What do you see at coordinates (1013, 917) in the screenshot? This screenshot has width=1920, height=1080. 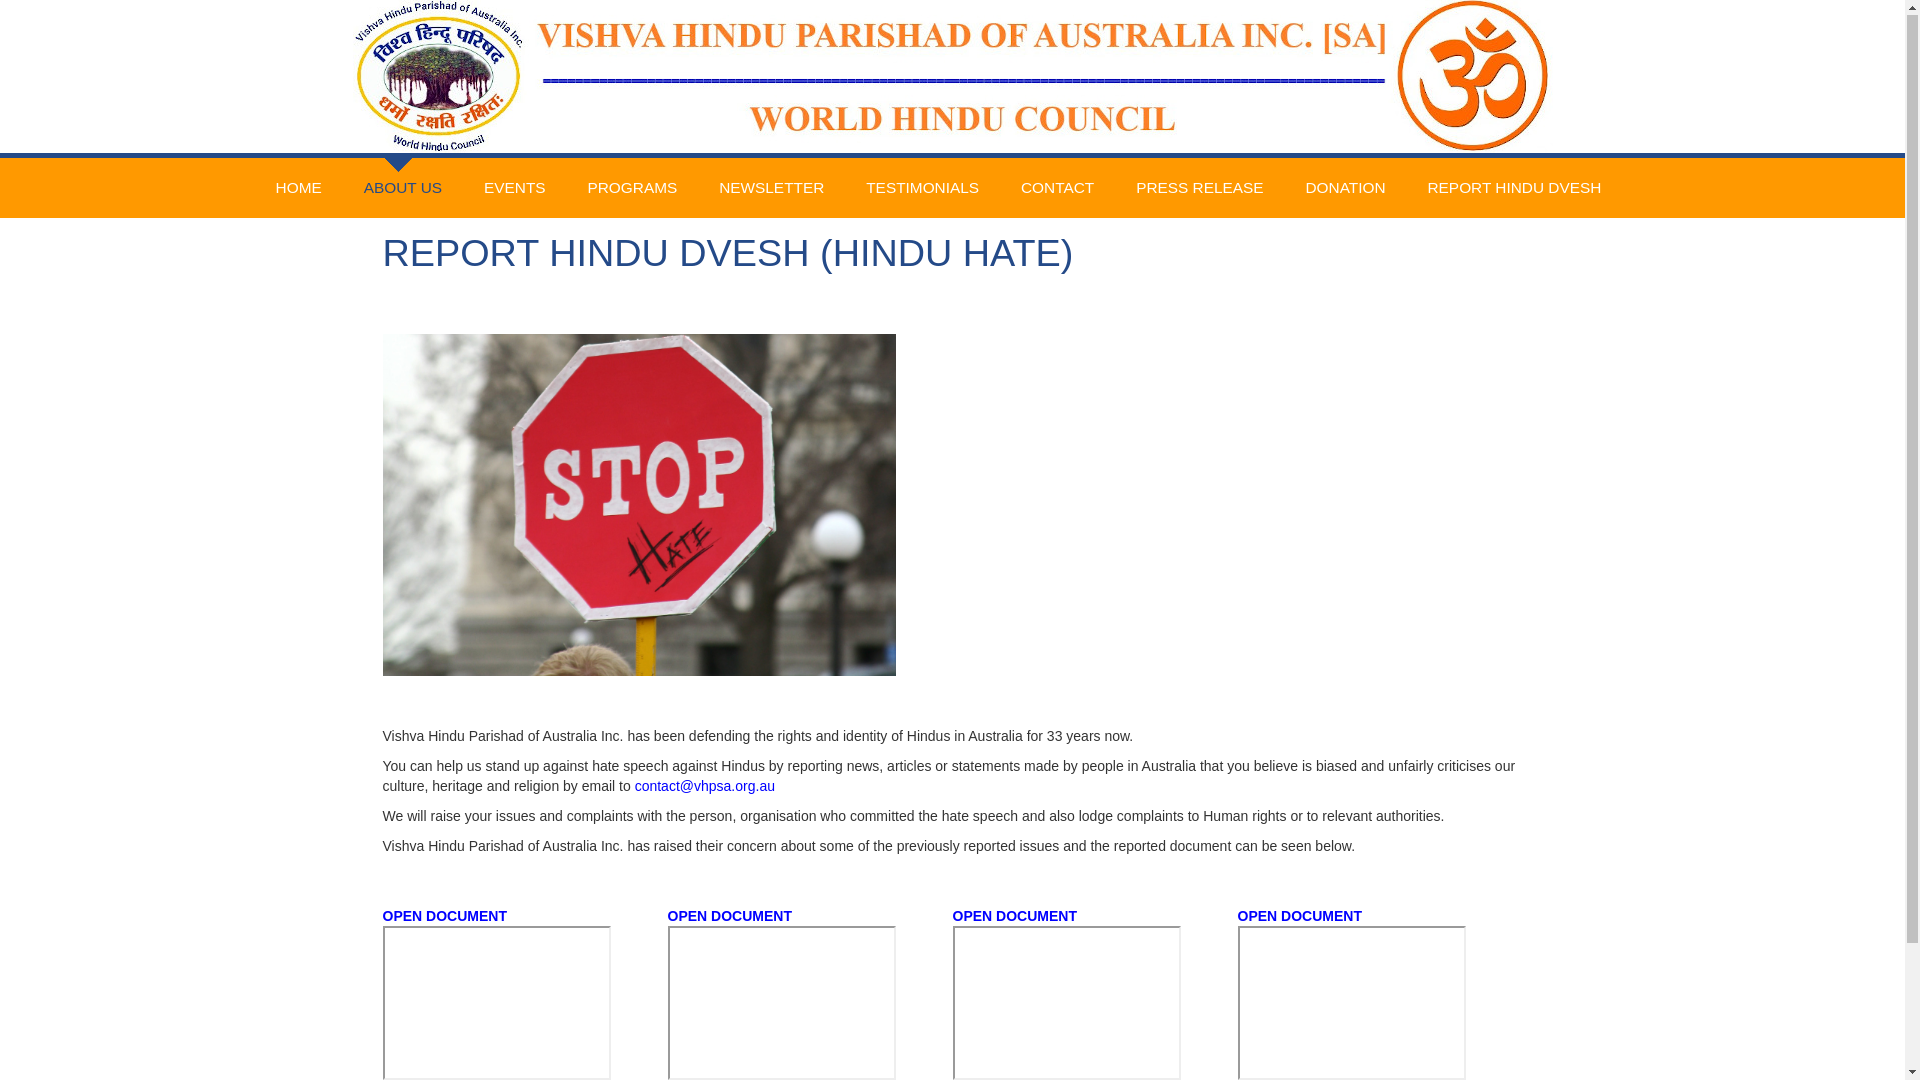 I see `'OPEN DOCUMENT'` at bounding box center [1013, 917].